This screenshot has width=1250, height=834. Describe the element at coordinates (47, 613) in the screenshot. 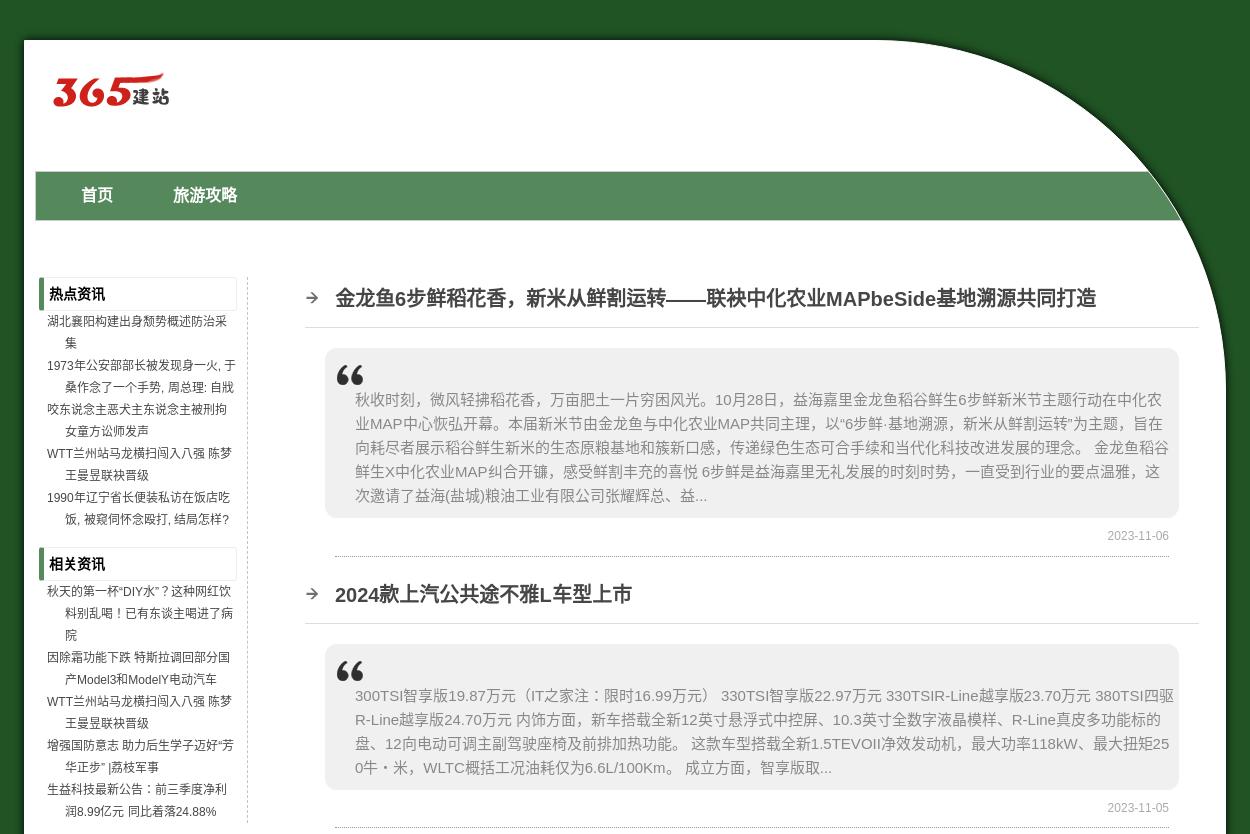

I see `'秋天的第一杯“DIY水”？这种网红饮料别乱喝！已有东谈主喝进了病院'` at that location.